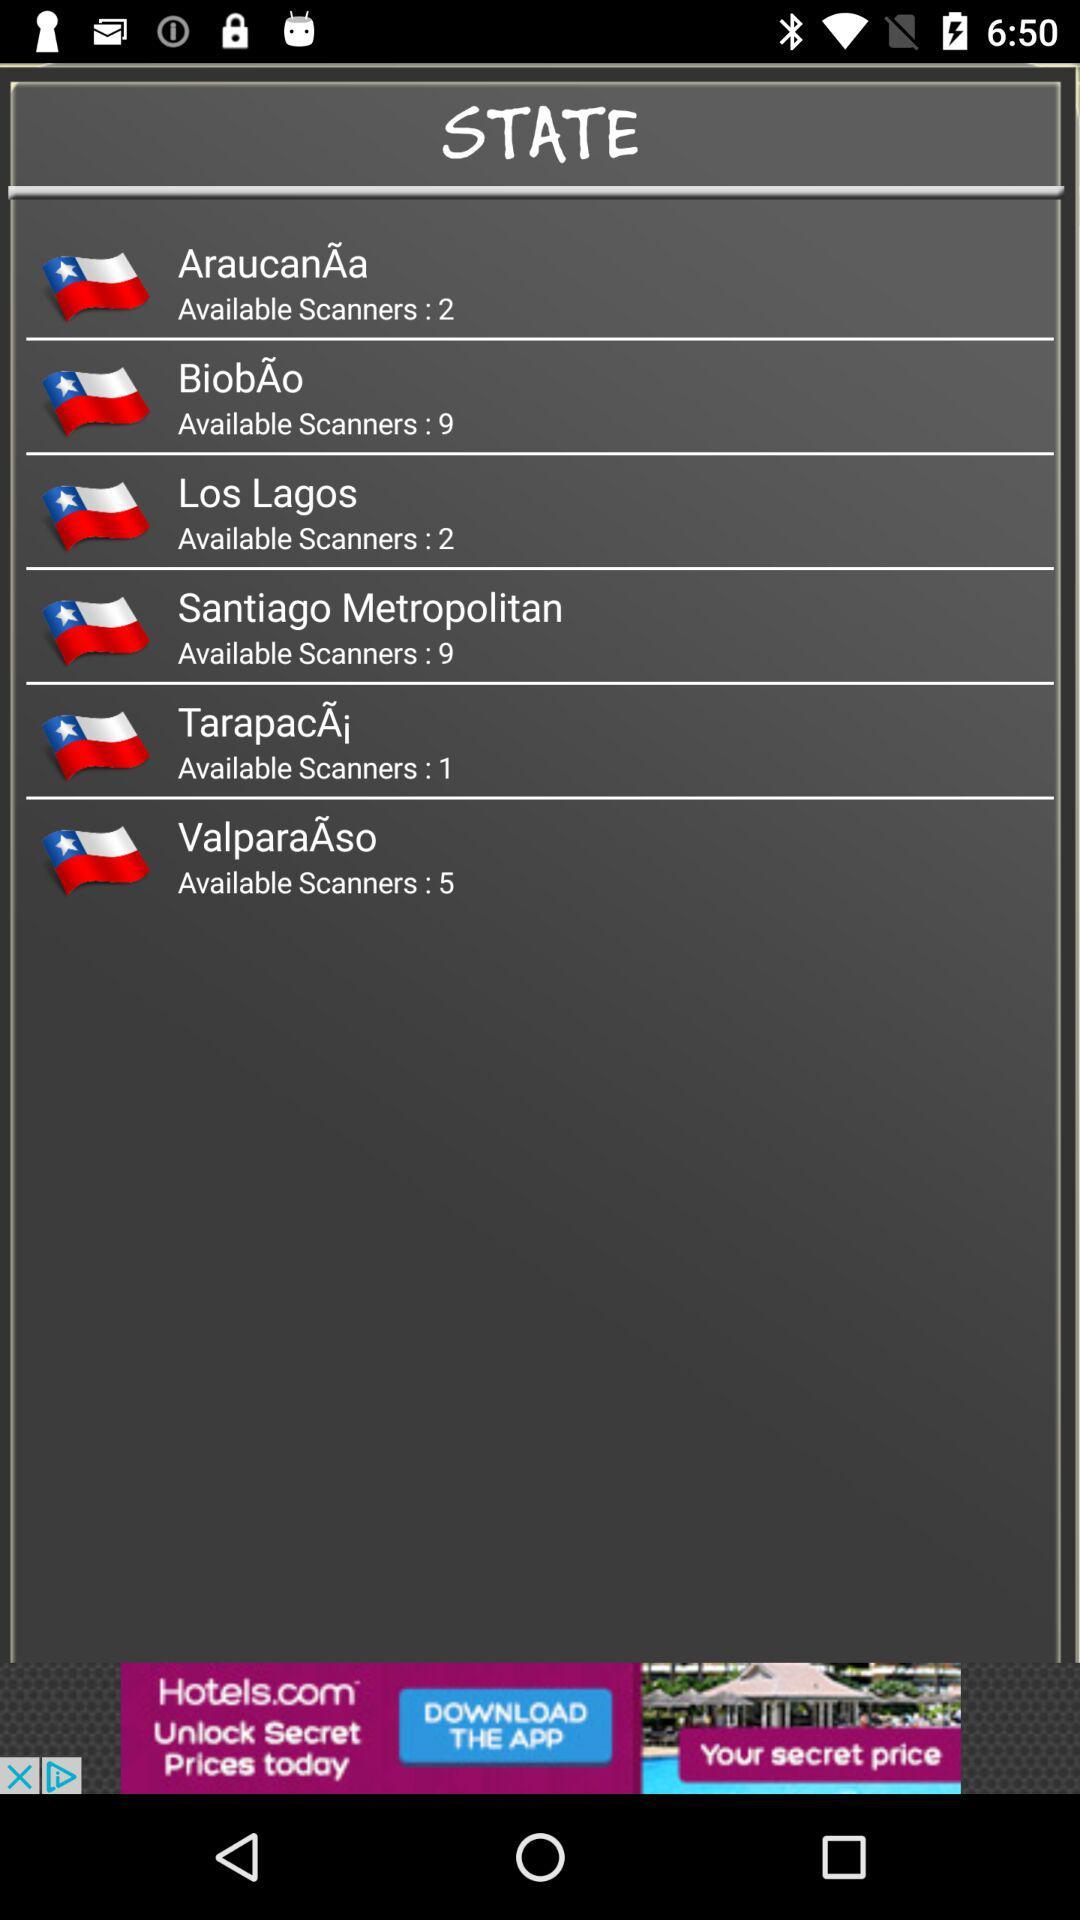  I want to click on advertisement, so click(540, 1727).